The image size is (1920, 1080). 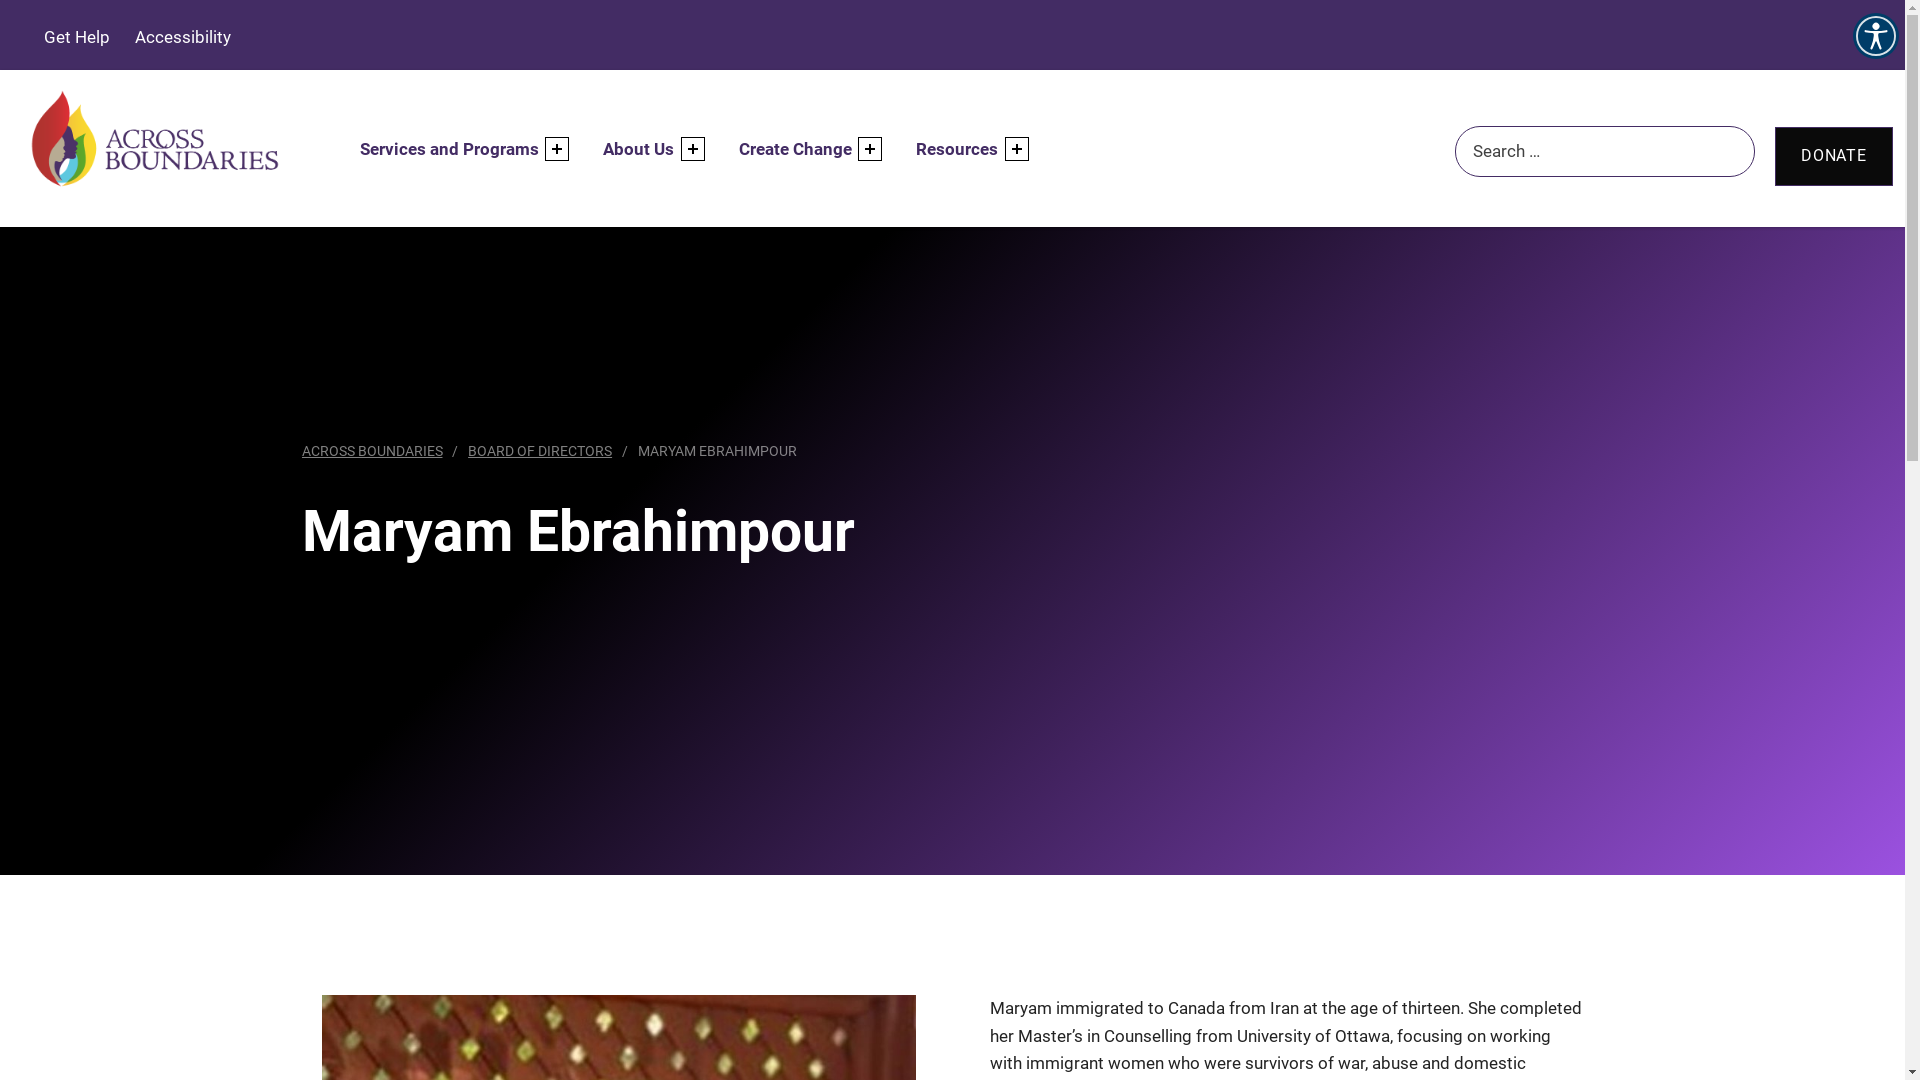 I want to click on 'Create Change', so click(x=797, y=148).